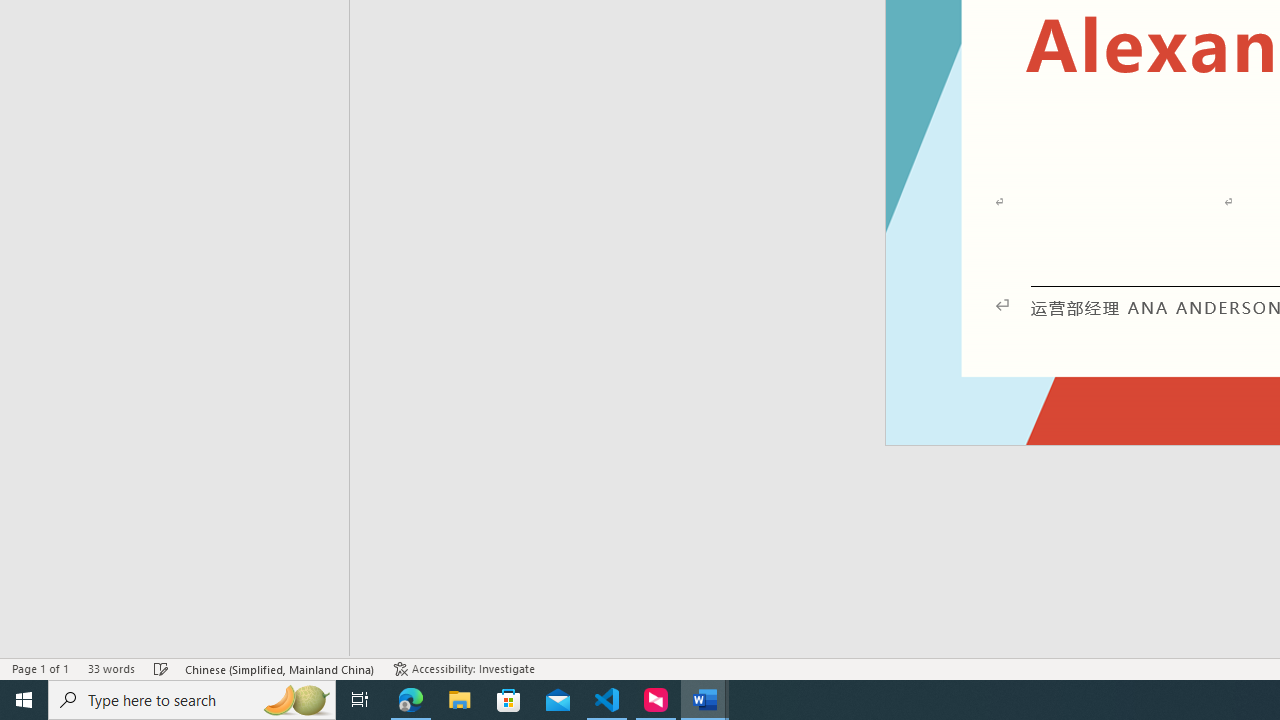  I want to click on 'Word - 2 running windows', so click(705, 698).